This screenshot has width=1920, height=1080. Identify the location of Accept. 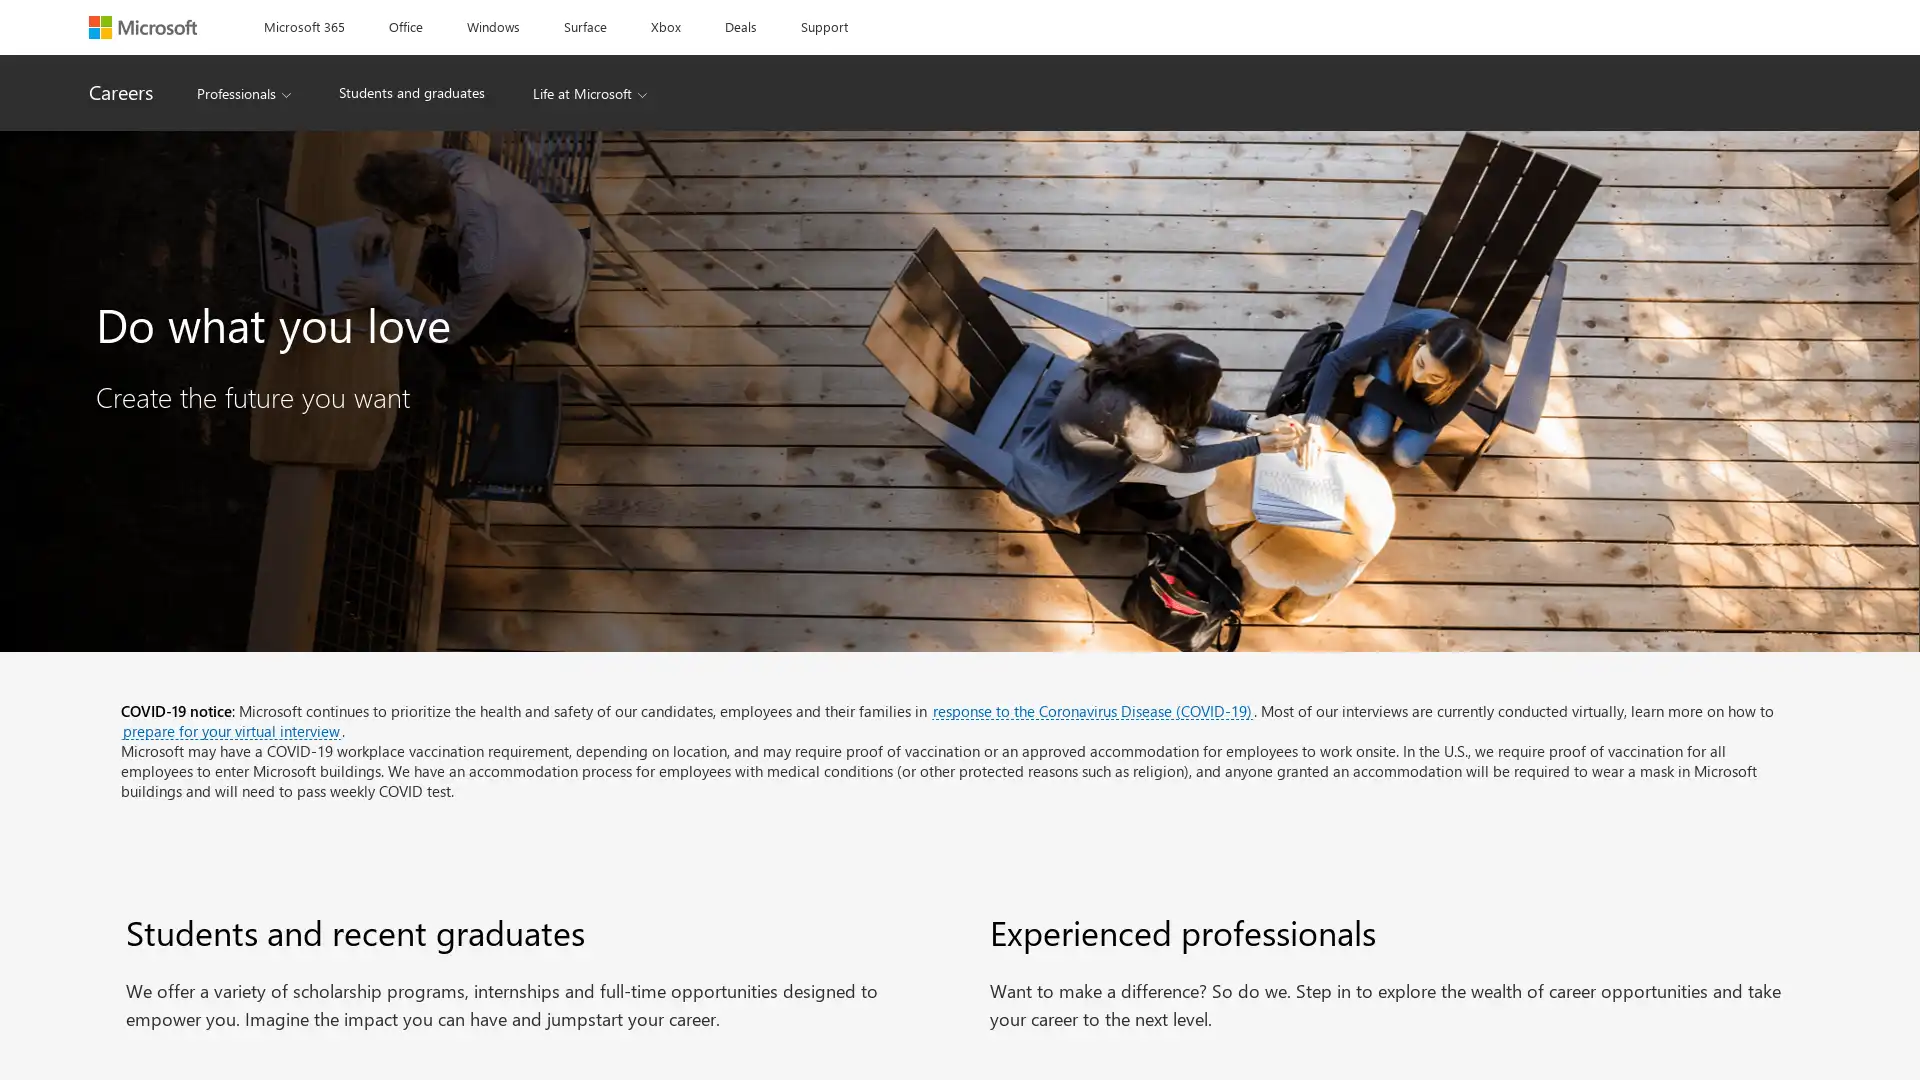
(1512, 45).